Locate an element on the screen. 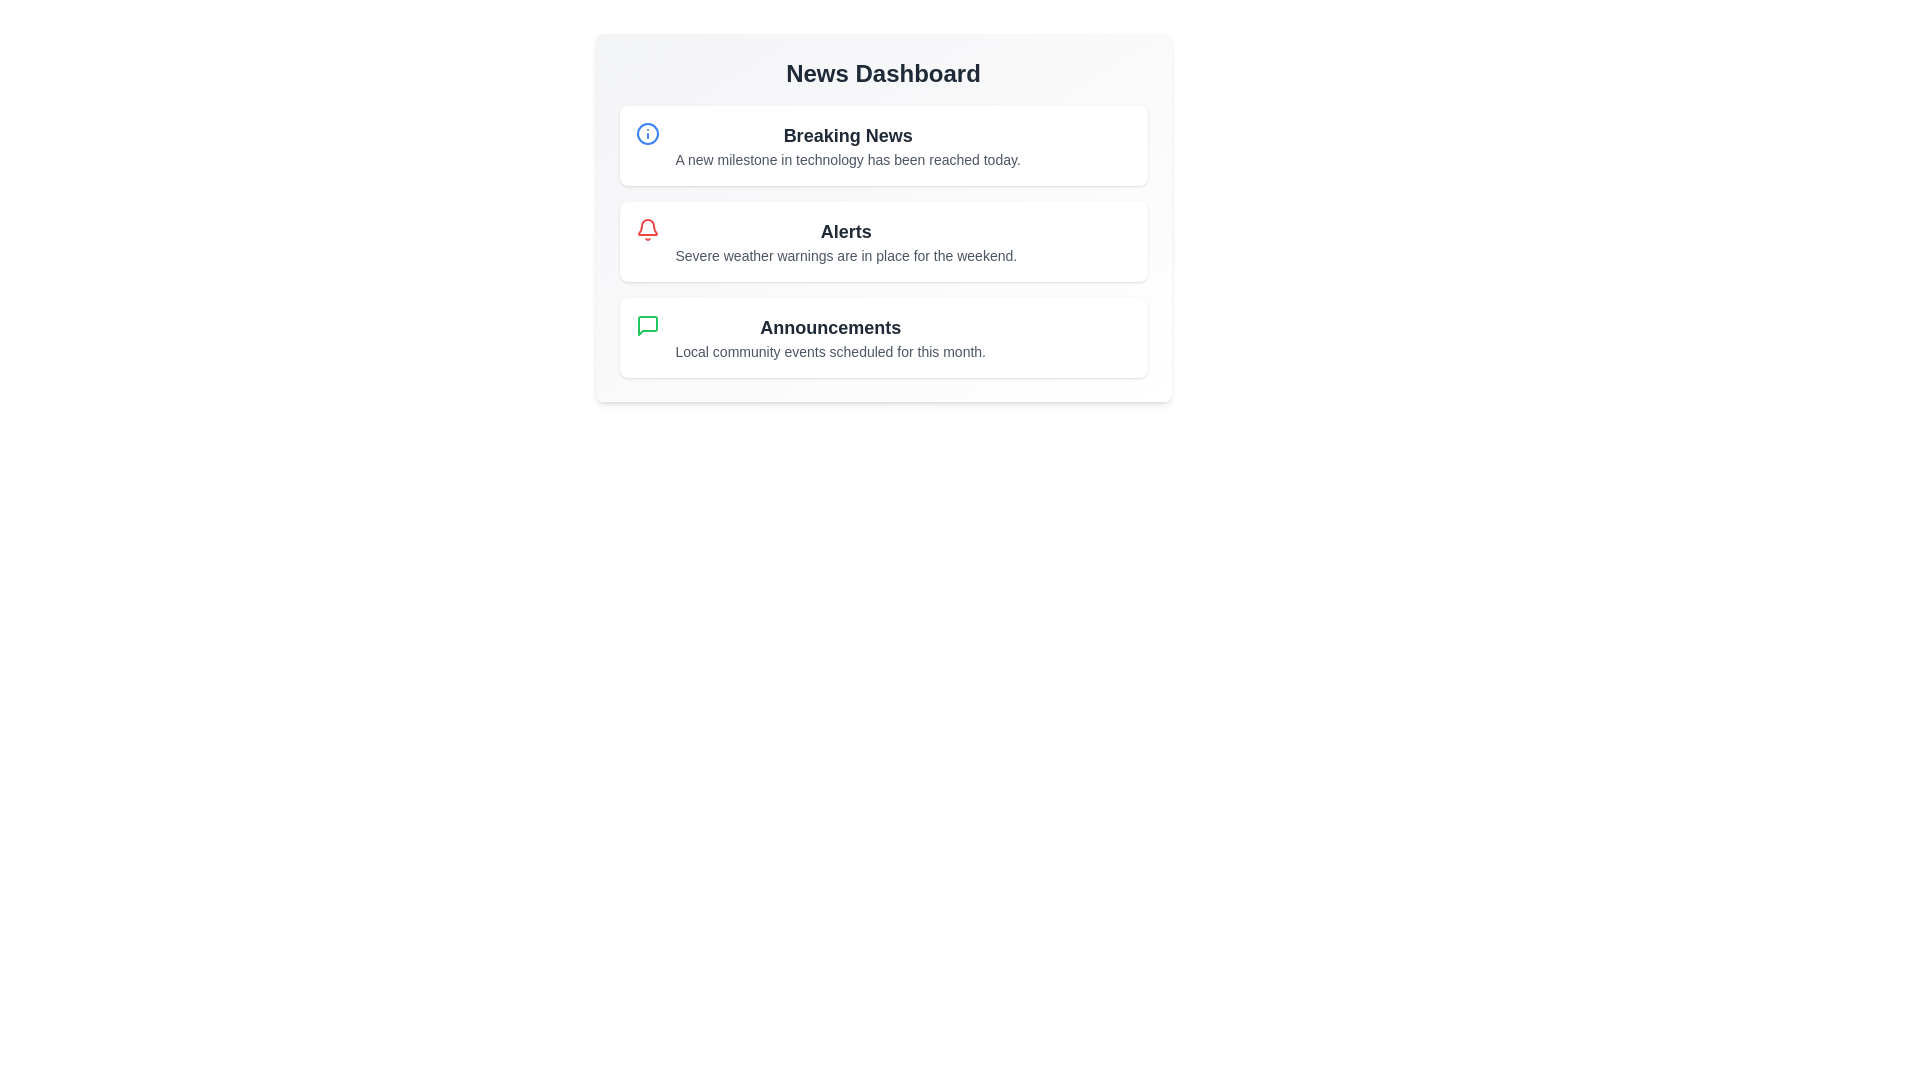  the title of the second news item labeled 'Alerts' is located at coordinates (846, 230).